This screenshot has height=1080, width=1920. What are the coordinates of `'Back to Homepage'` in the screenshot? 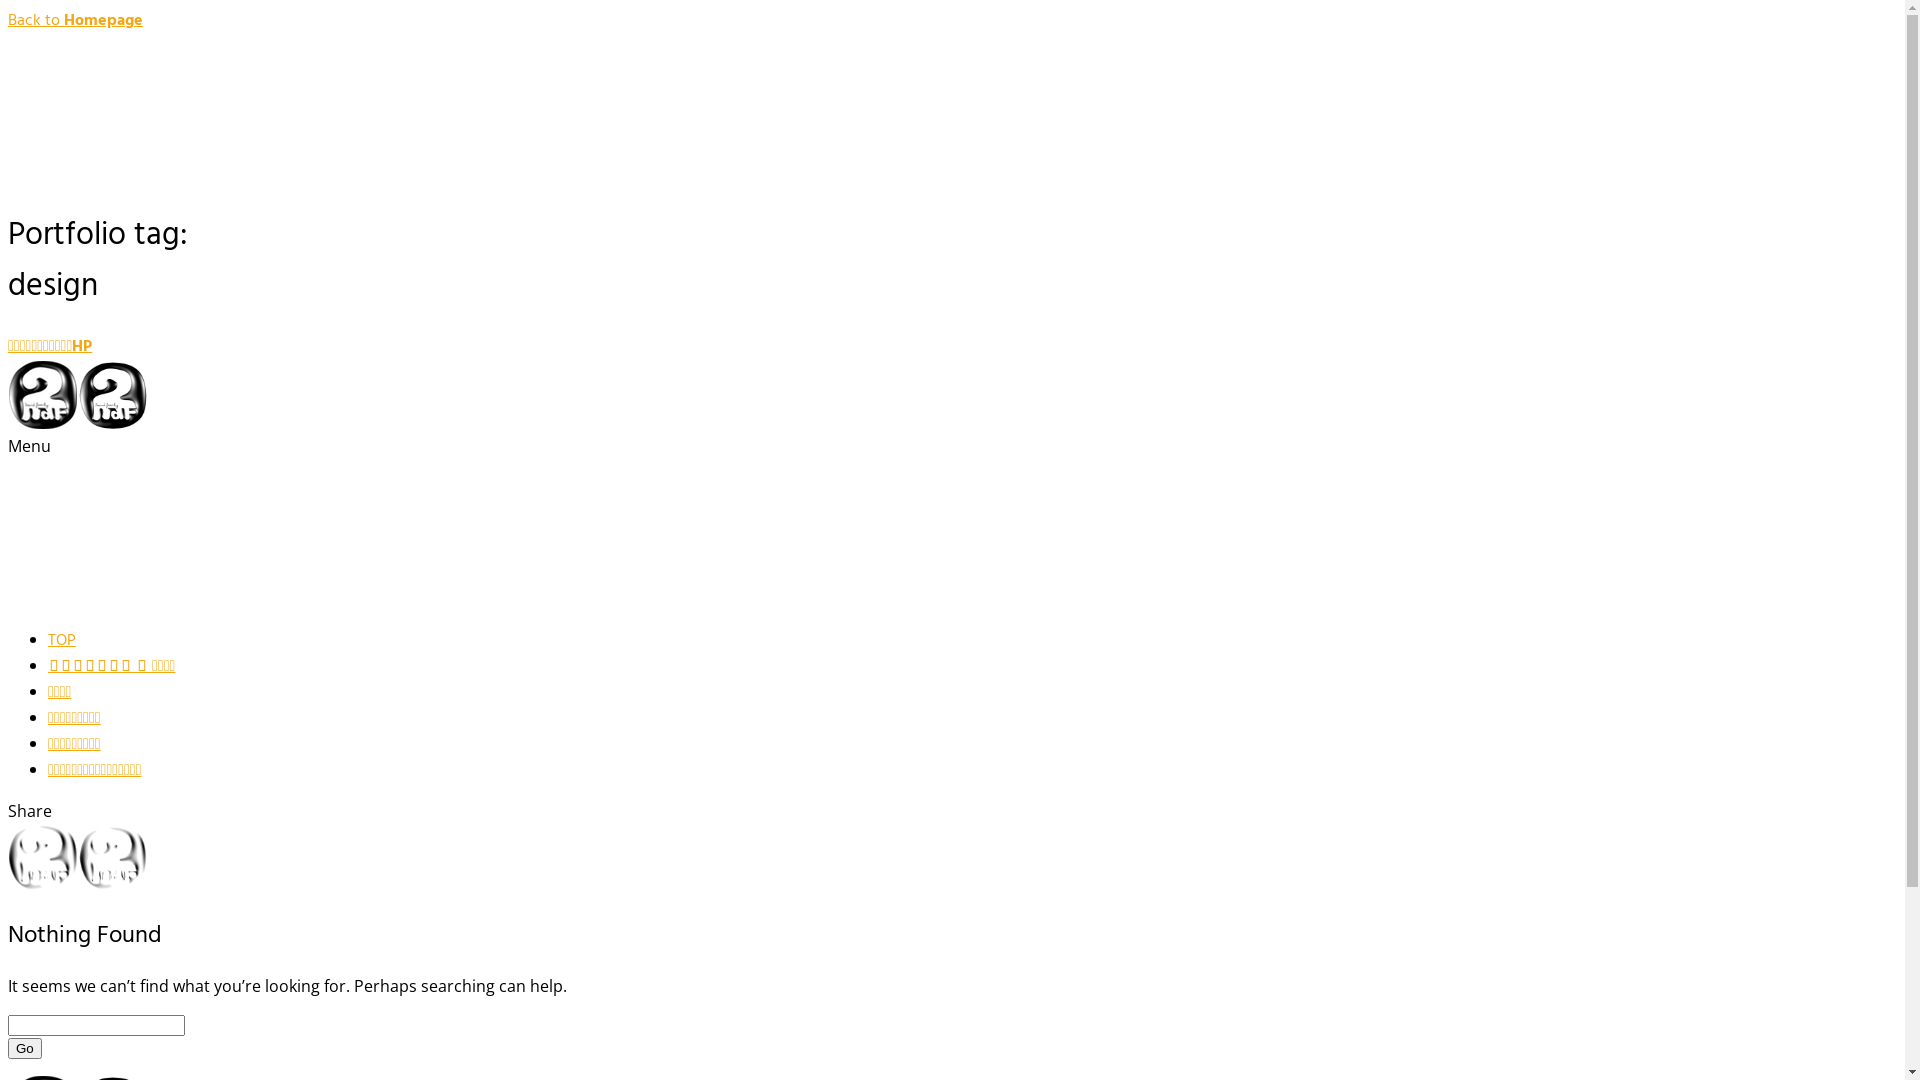 It's located at (75, 20).